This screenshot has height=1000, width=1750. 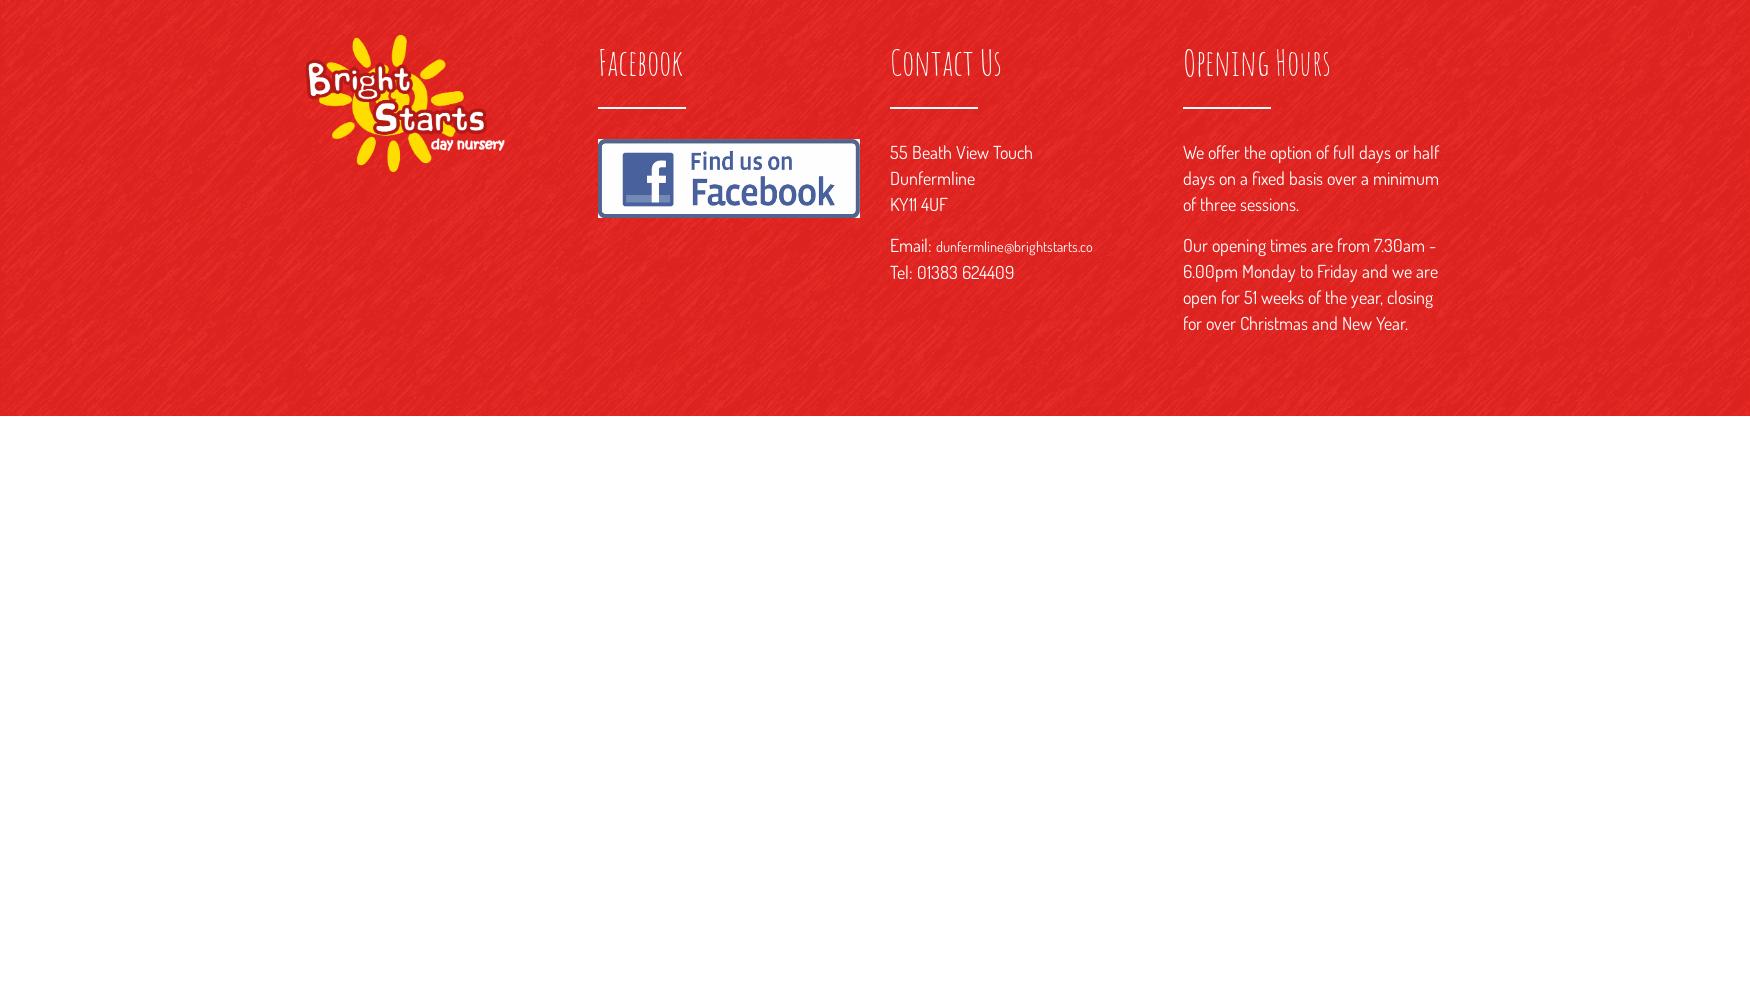 I want to click on 'KY11 4UF', so click(x=917, y=203).